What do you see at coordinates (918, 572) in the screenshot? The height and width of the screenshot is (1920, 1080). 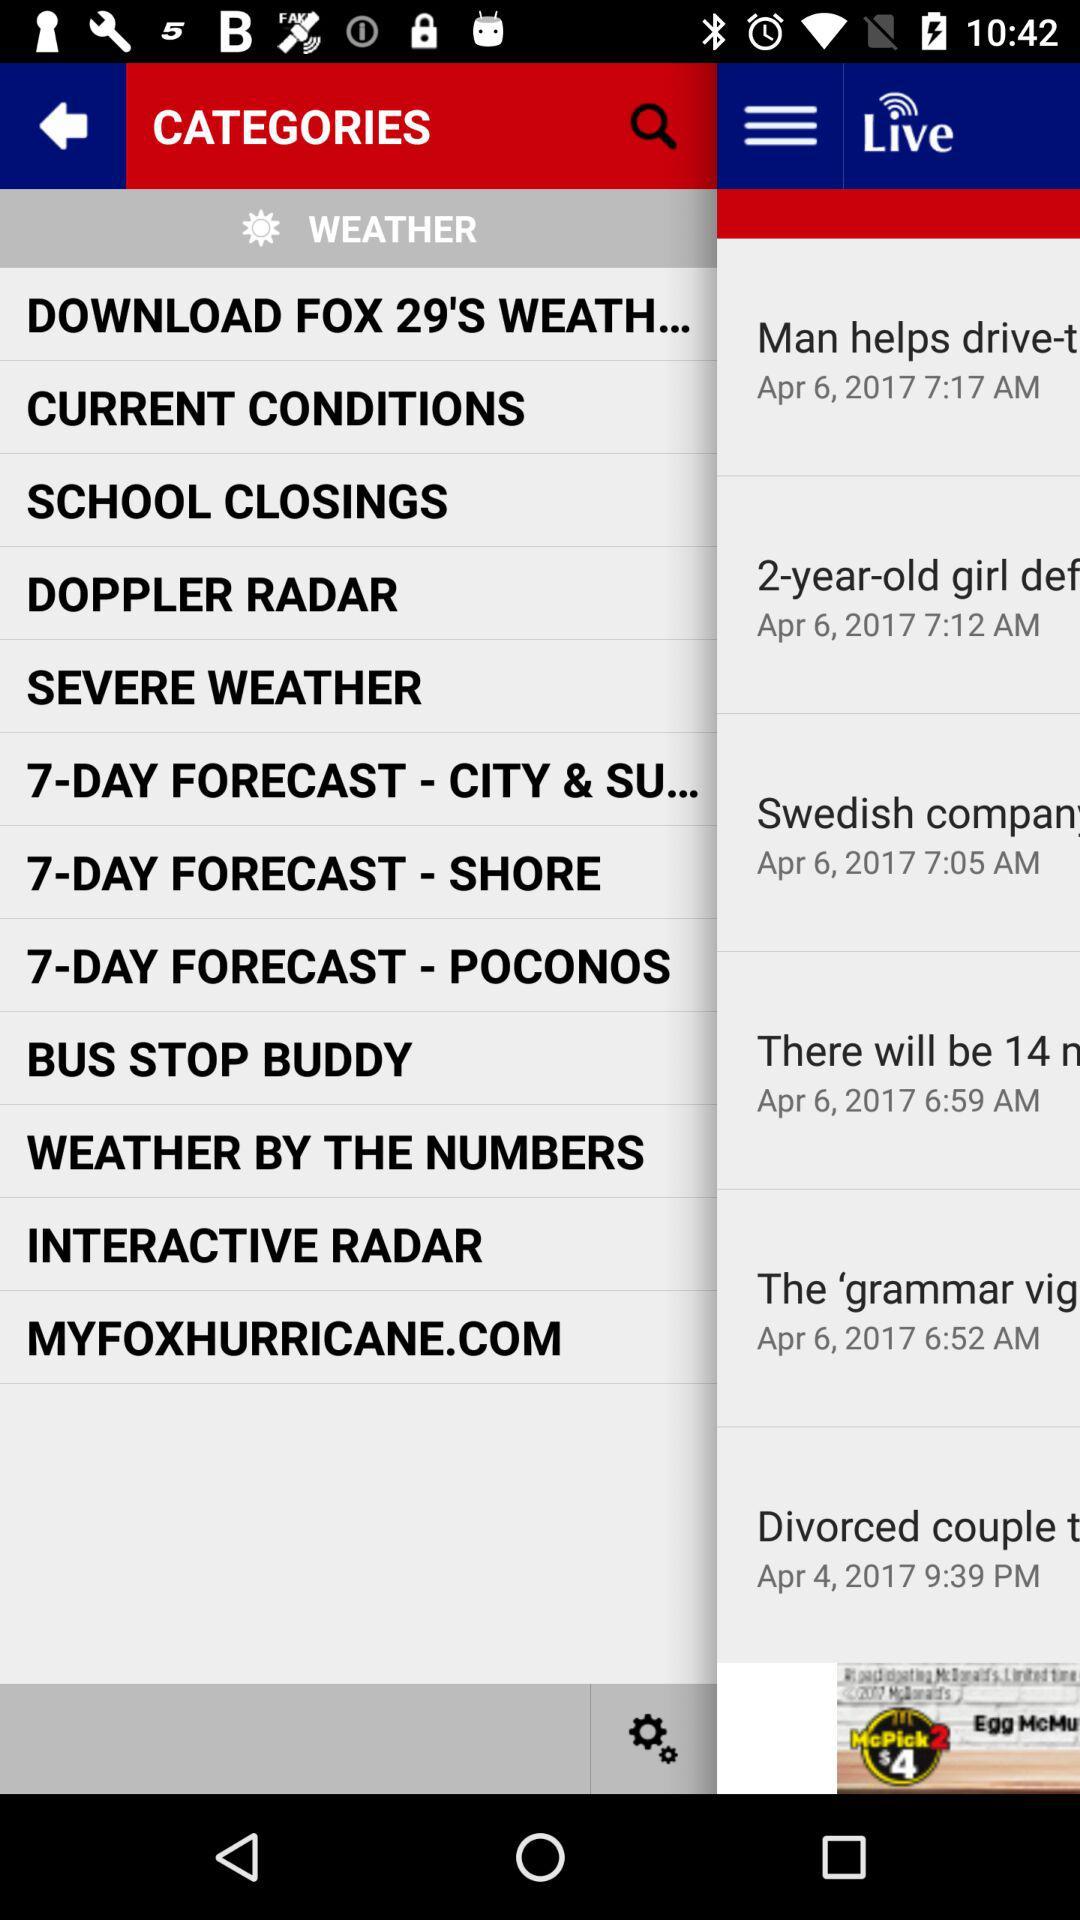 I see `the 2 year old item` at bounding box center [918, 572].